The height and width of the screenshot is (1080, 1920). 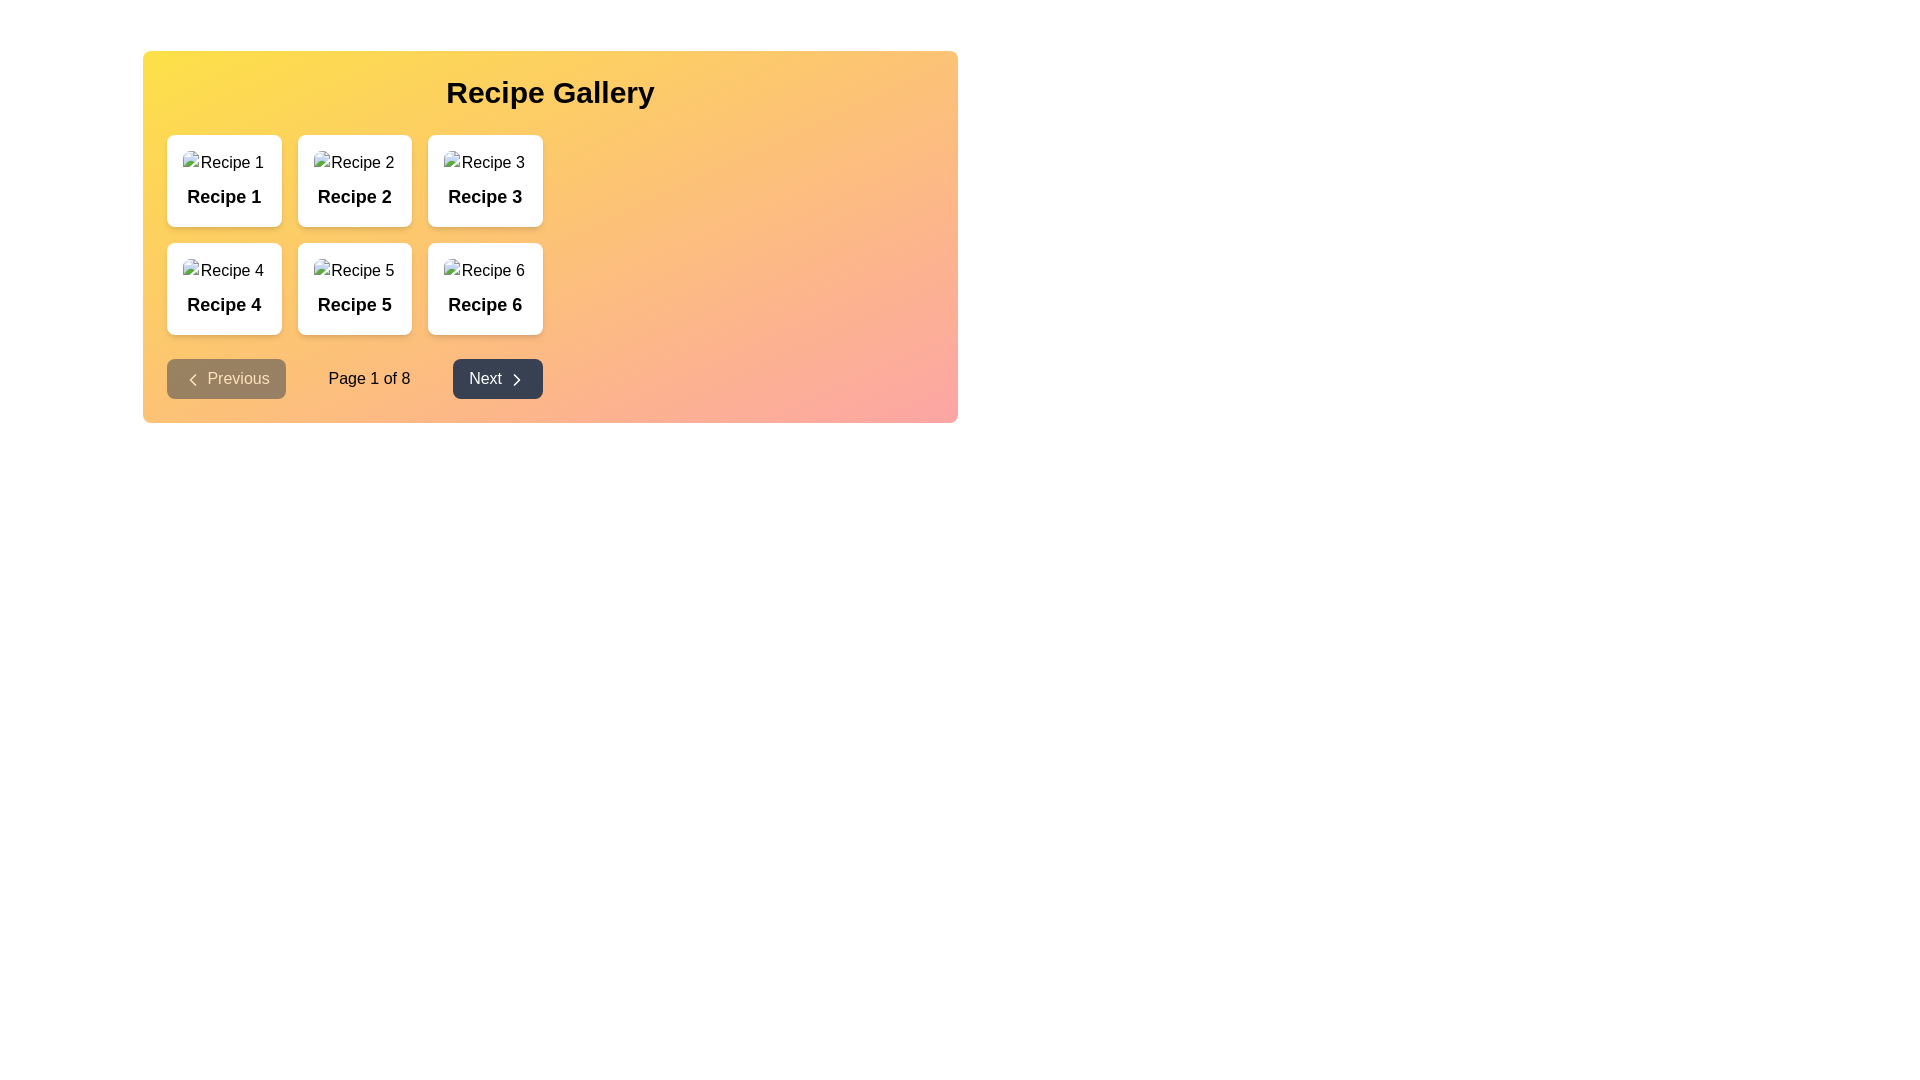 What do you see at coordinates (224, 270) in the screenshot?
I see `the placeholder image for 'Recipe 4' located in the first column of the second row of the recipe gallery` at bounding box center [224, 270].